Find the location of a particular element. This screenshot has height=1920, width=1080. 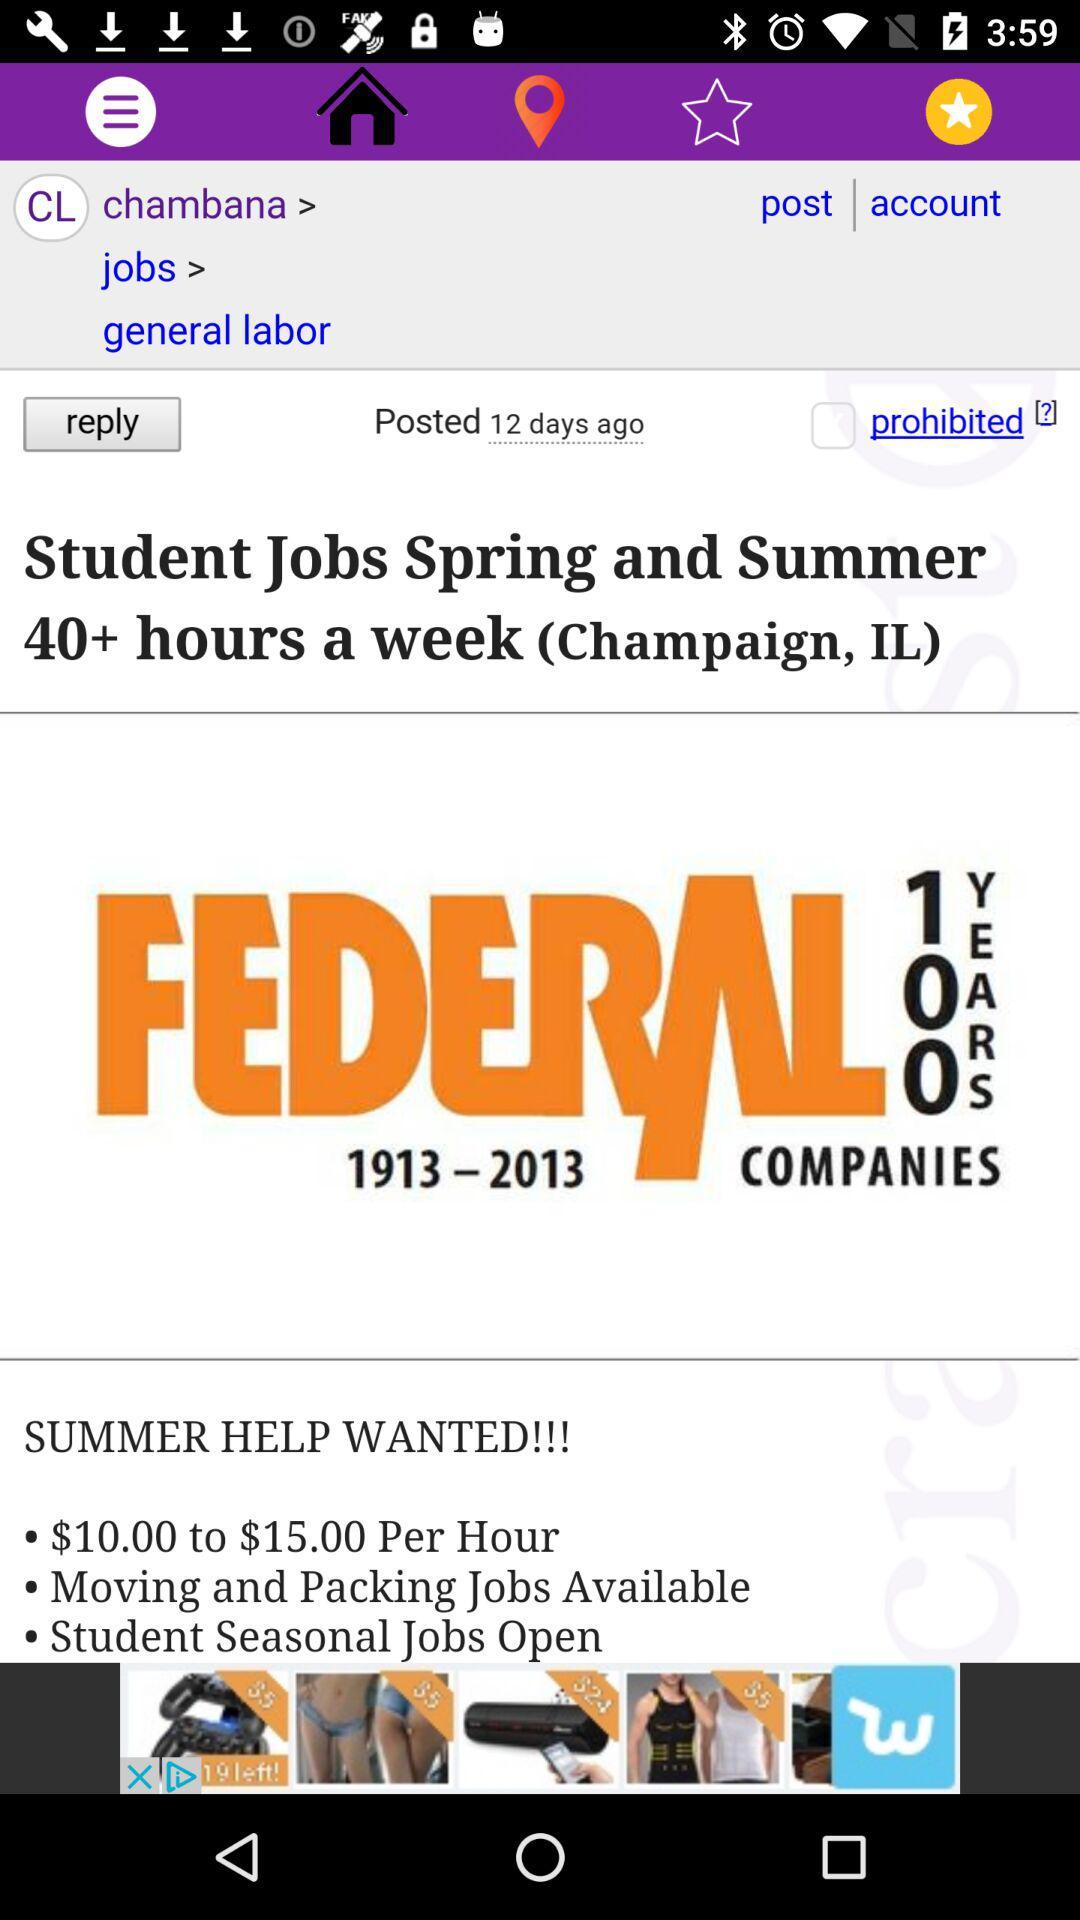

go home is located at coordinates (362, 110).